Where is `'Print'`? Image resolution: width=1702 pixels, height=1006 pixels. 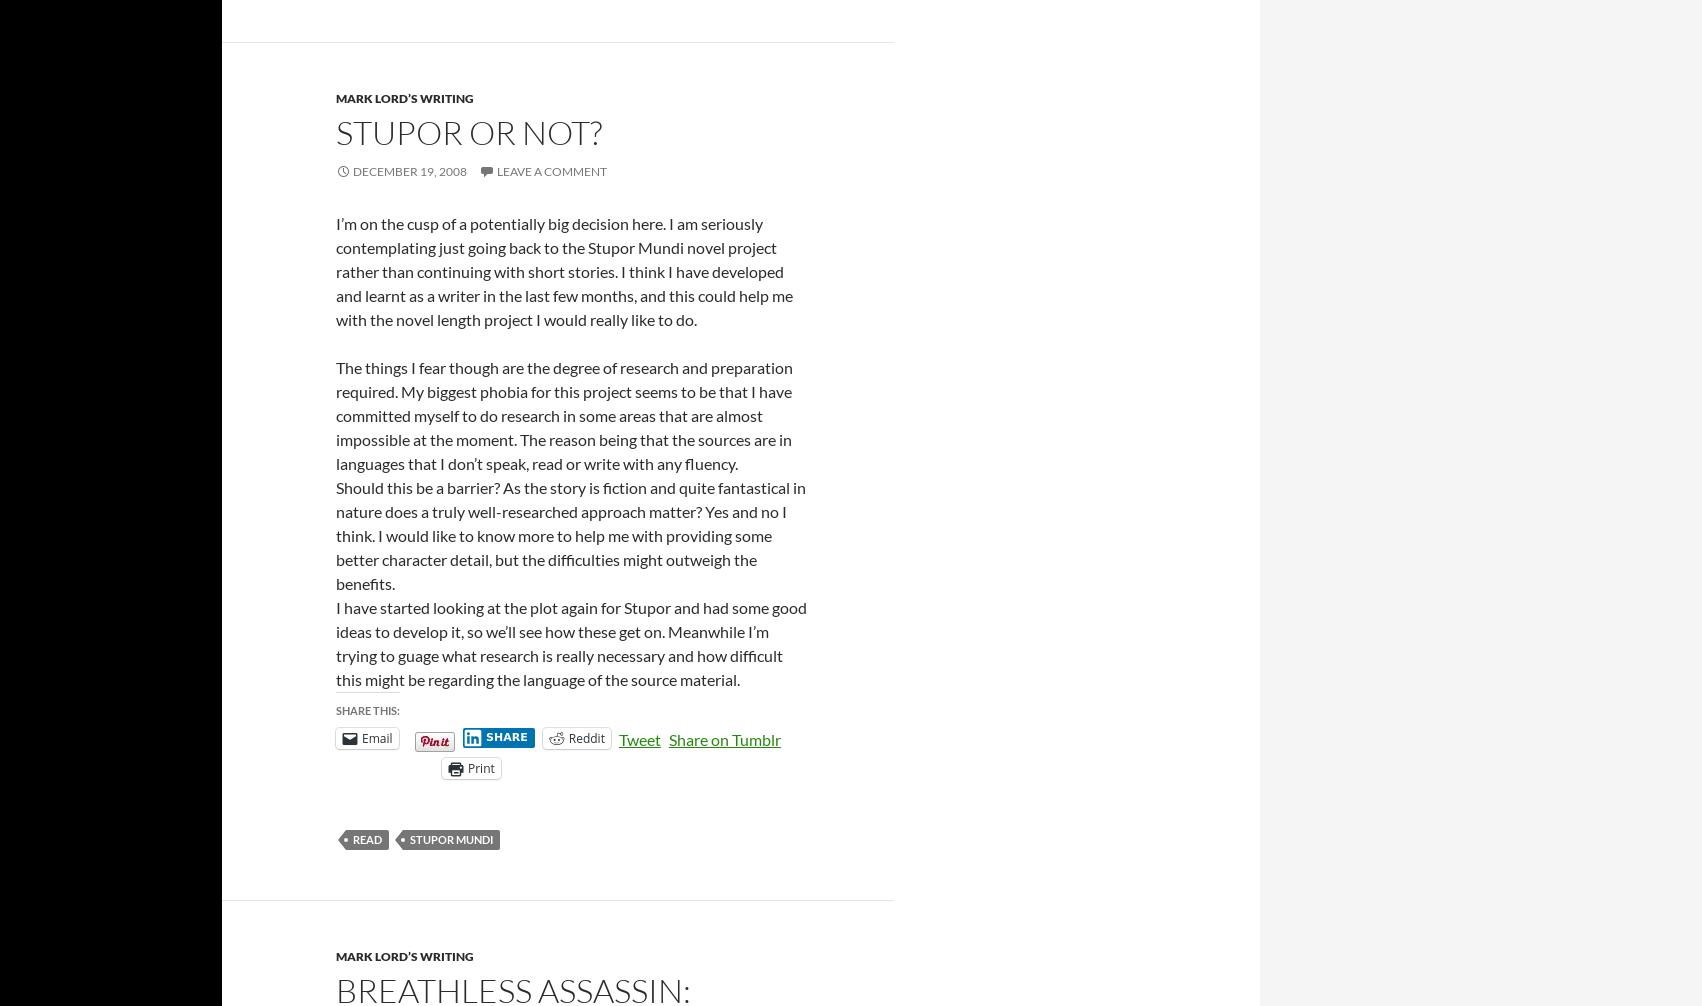 'Print' is located at coordinates (479, 766).